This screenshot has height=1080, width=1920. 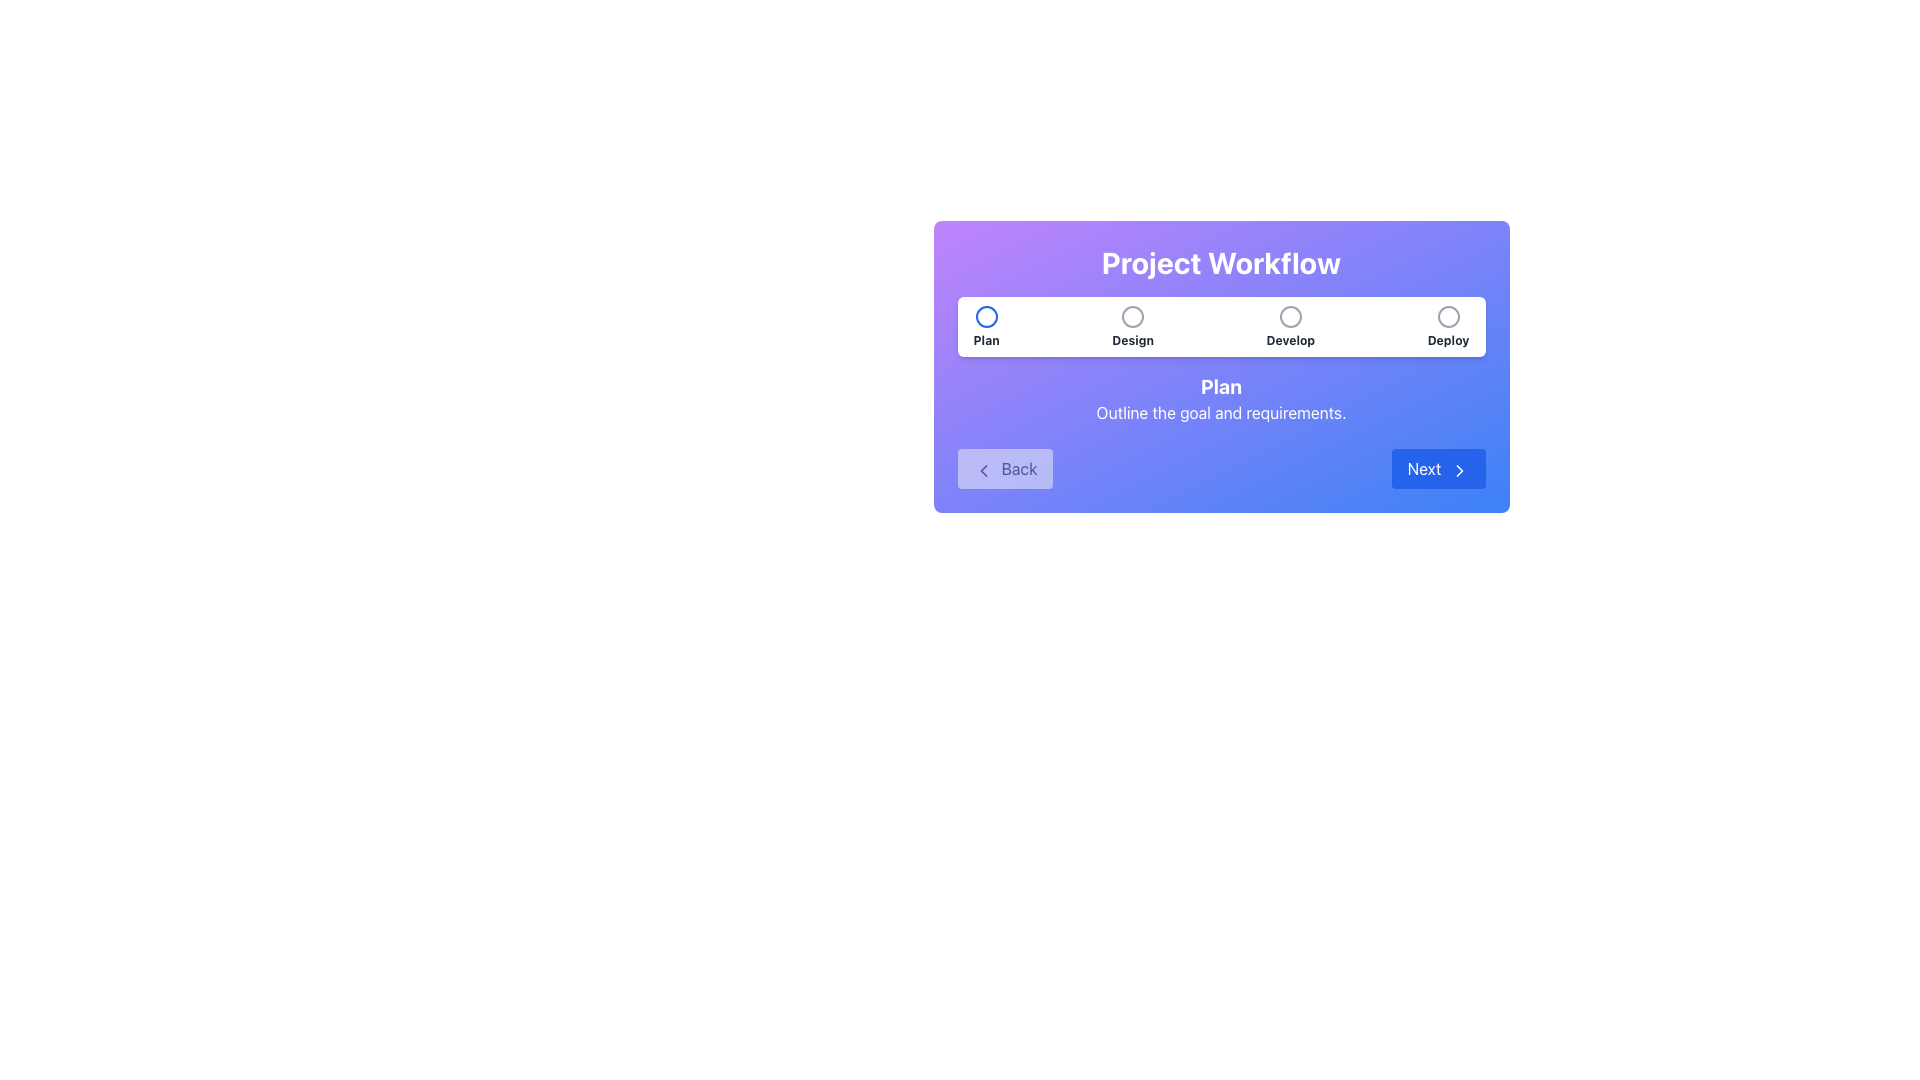 What do you see at coordinates (1220, 366) in the screenshot?
I see `the navigational options within the vibrant card component that features a gradient background and embedded steps to change steps` at bounding box center [1220, 366].